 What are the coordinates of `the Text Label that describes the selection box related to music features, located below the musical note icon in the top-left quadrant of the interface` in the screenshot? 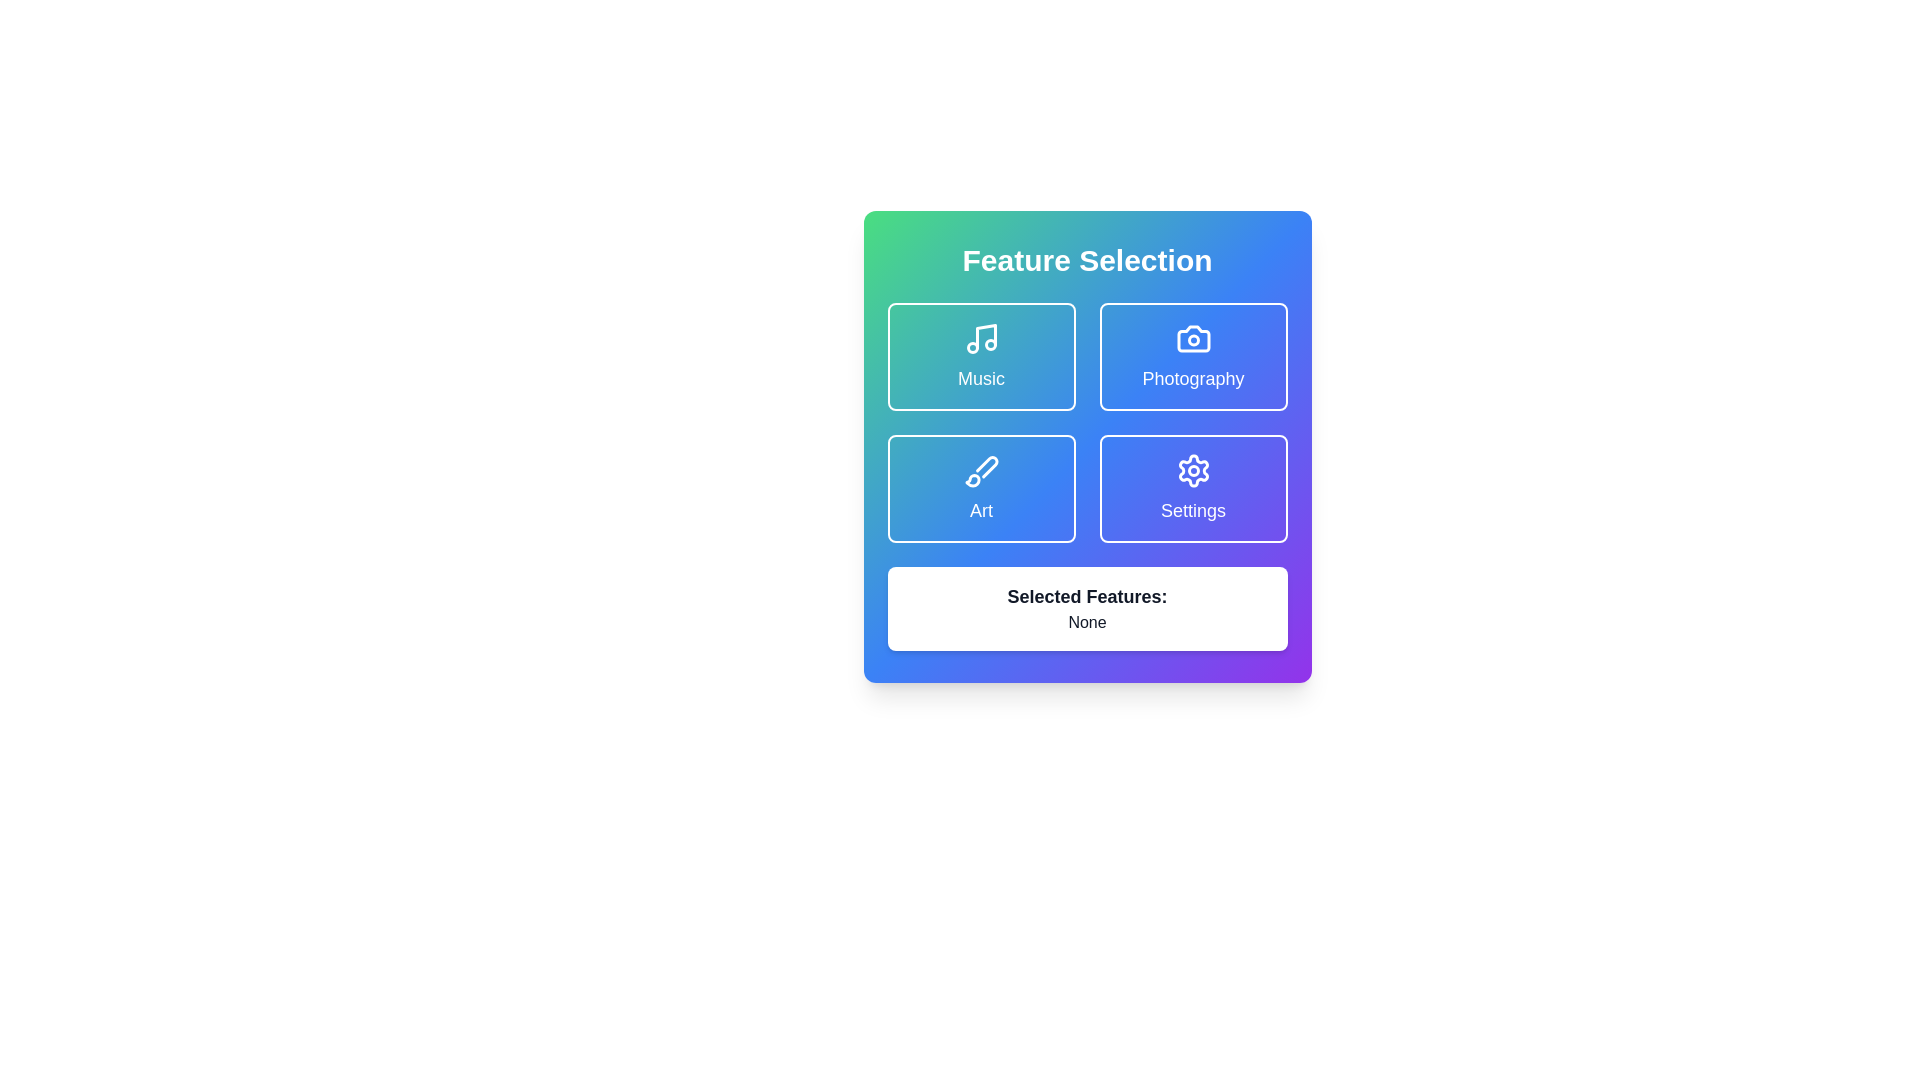 It's located at (981, 378).